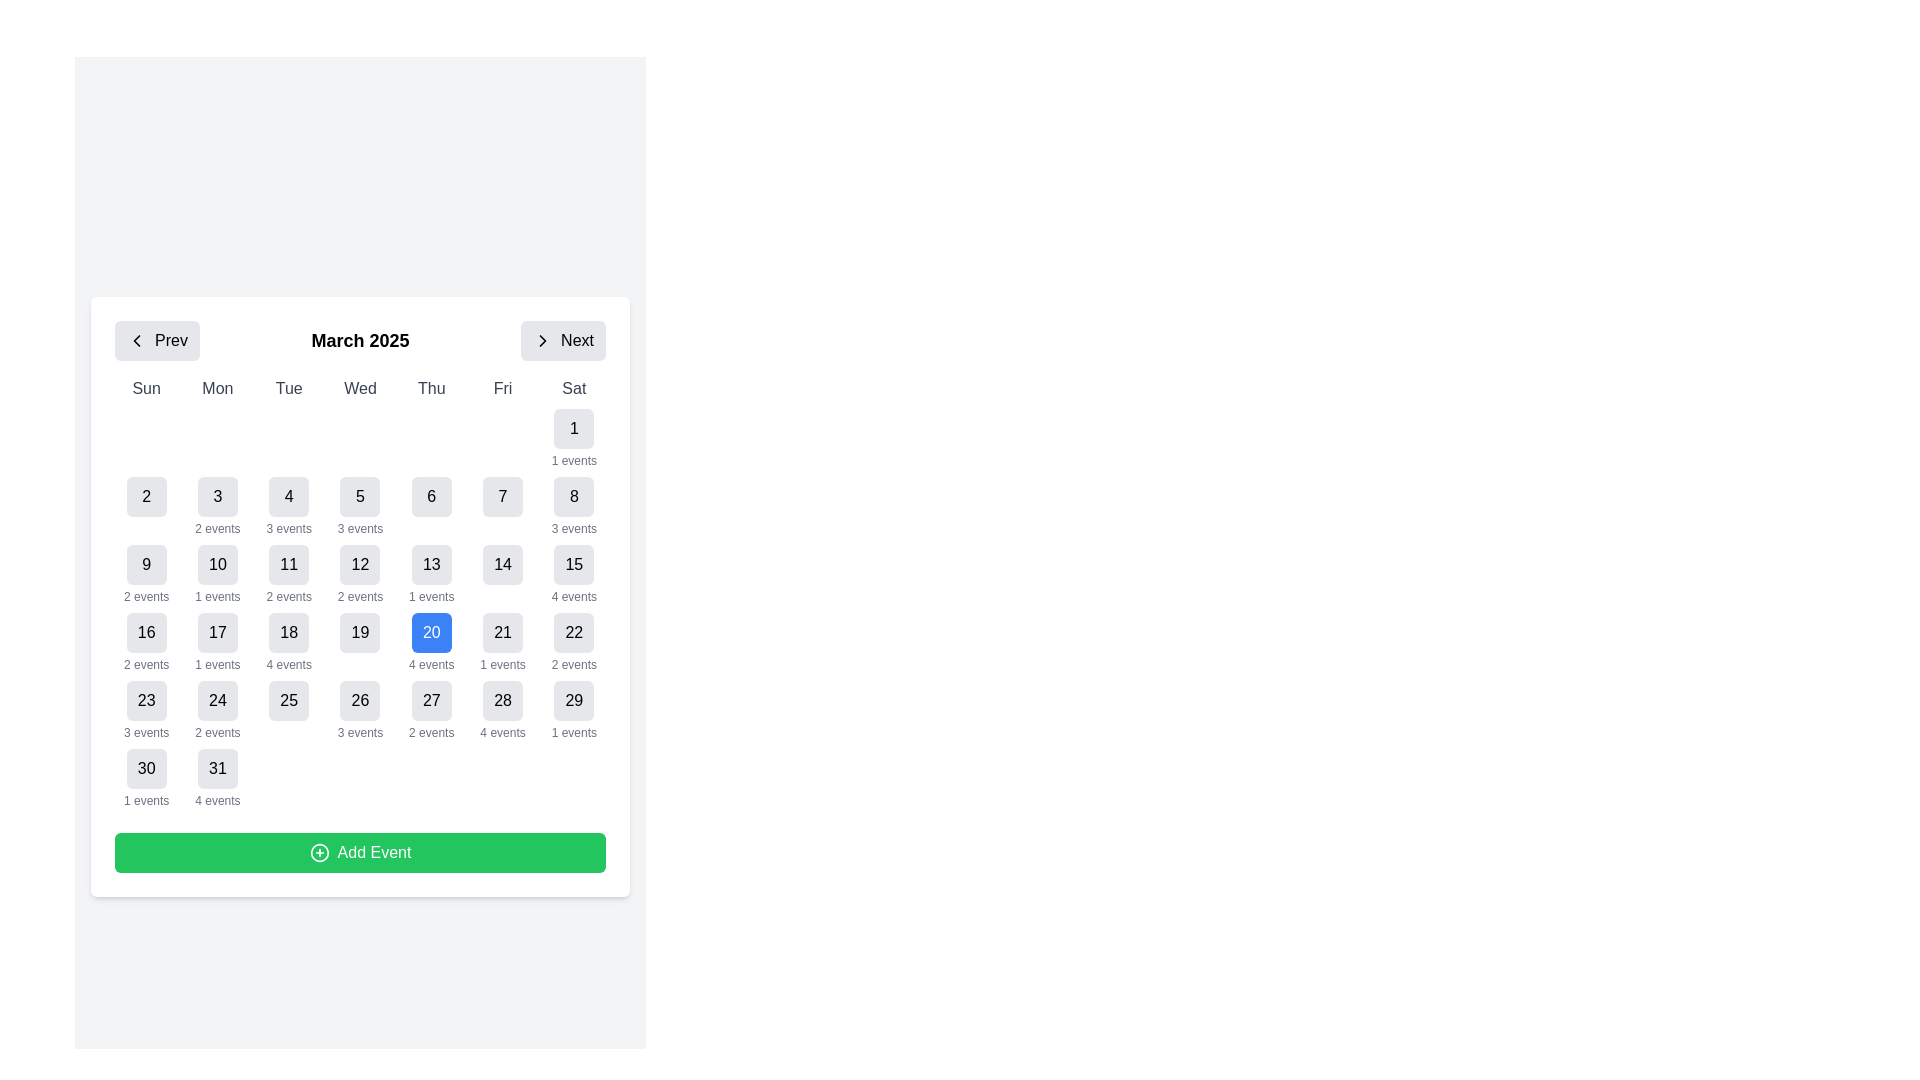 Image resolution: width=1920 pixels, height=1080 pixels. I want to click on the text label displaying '2 events' located directly beneath the rounded square representing the ninth day of the calendar grid in the March 2025 view, so click(145, 596).